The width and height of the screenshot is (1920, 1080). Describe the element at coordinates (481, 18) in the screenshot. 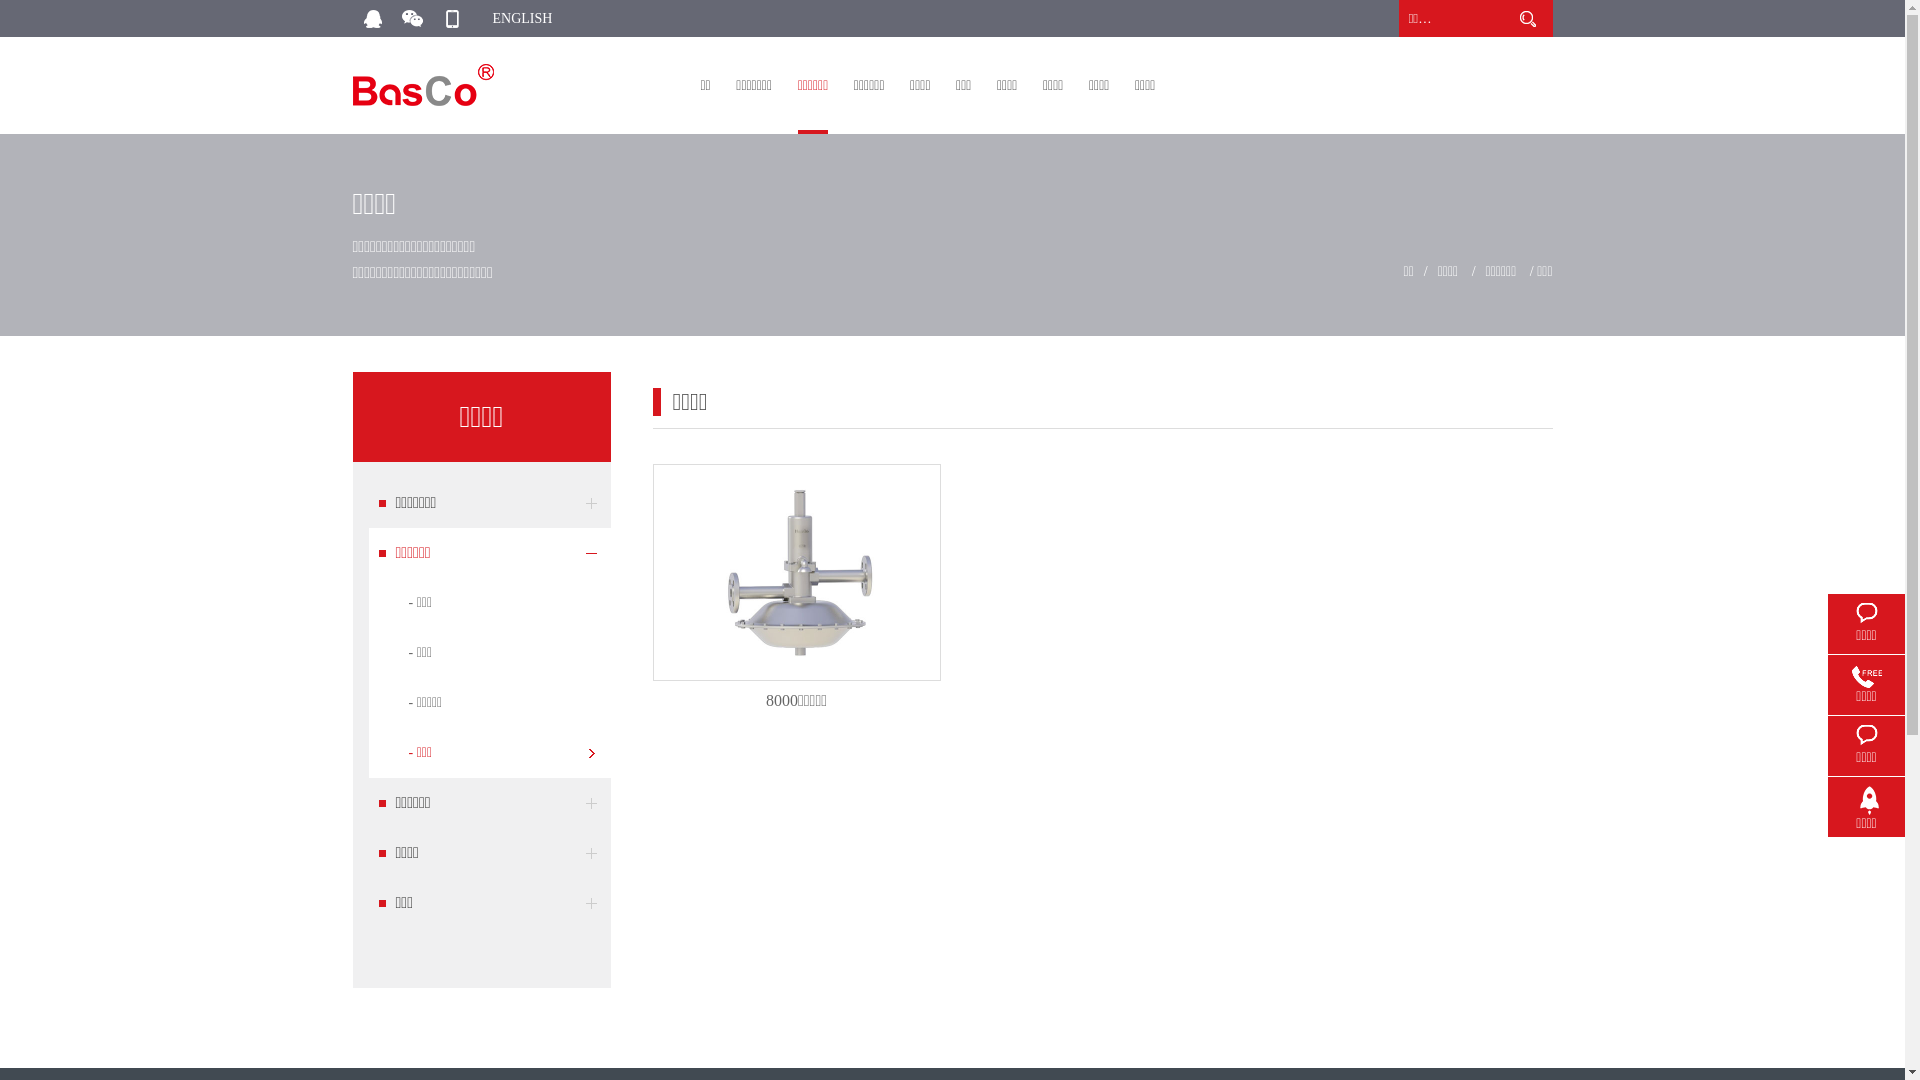

I see `'ENGLISH'` at that location.